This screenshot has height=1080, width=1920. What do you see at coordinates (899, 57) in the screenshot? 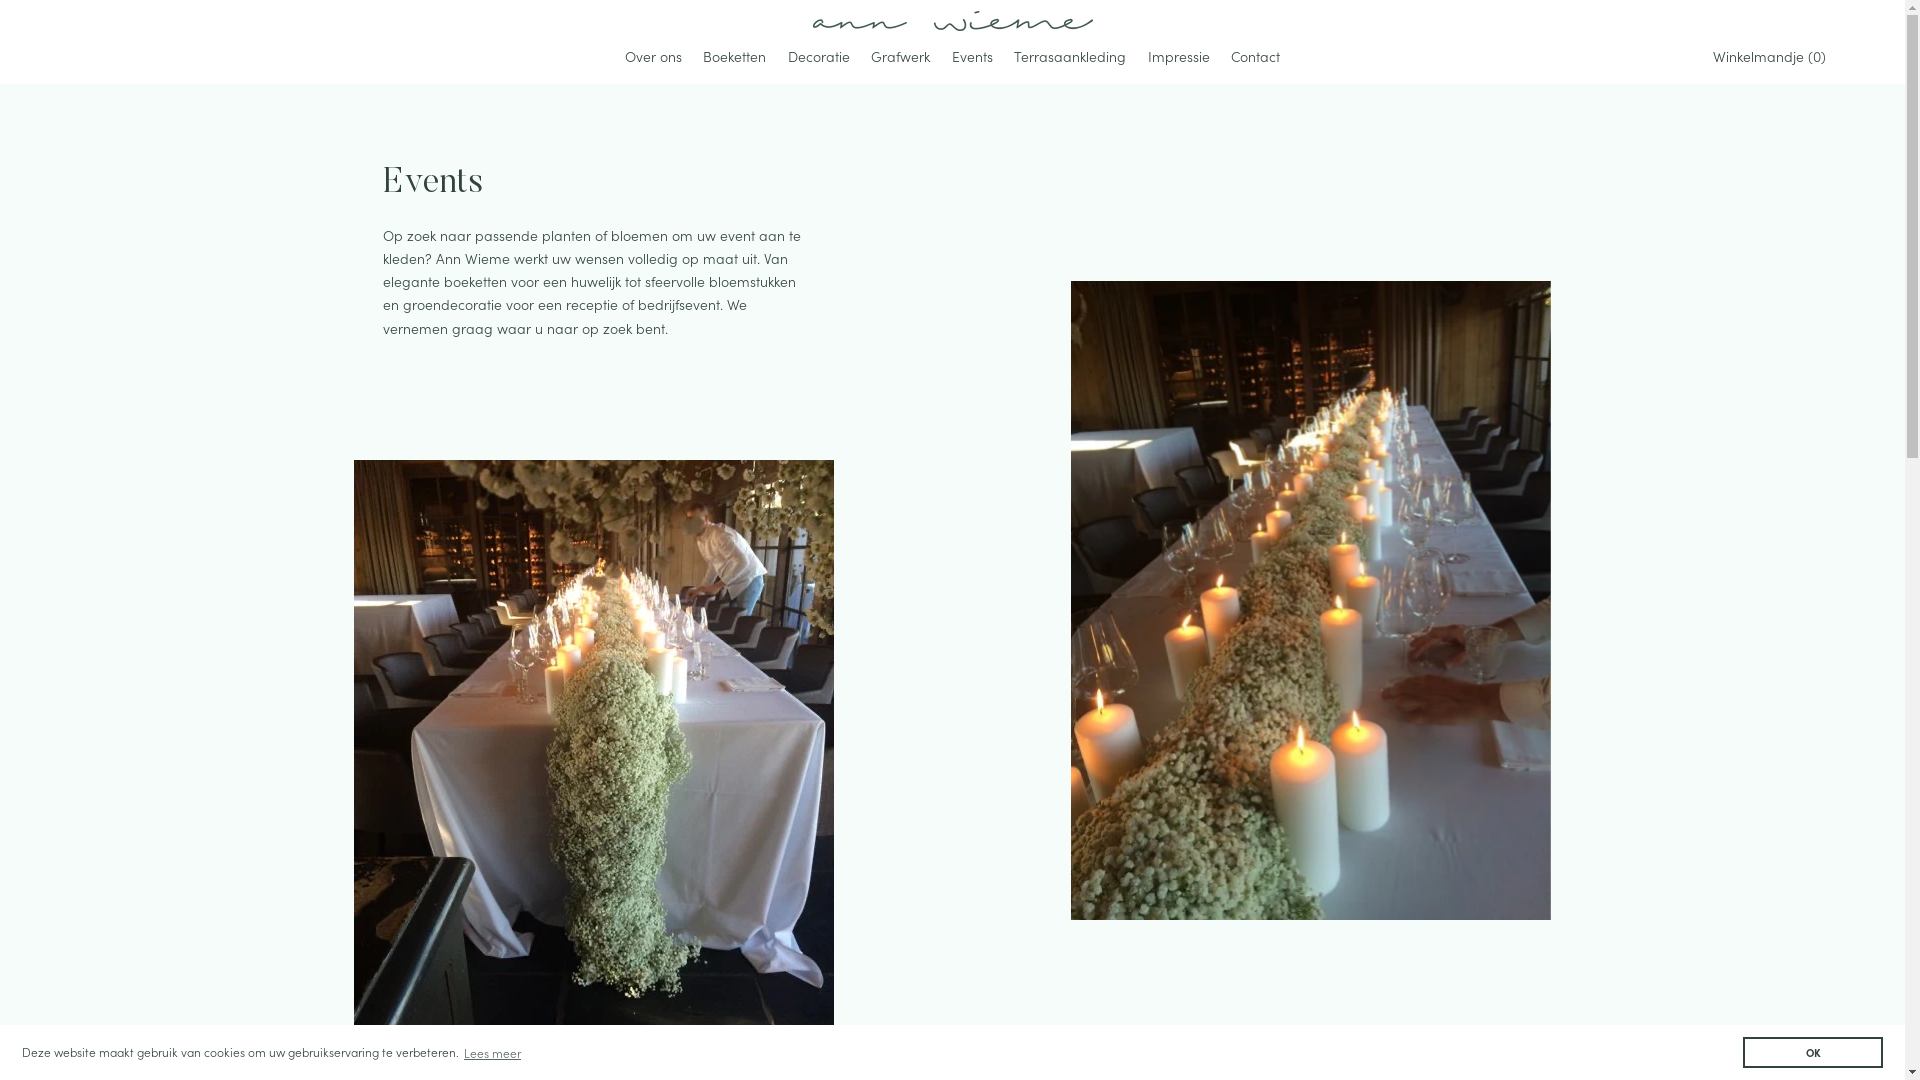
I see `'Grafwerk'` at bounding box center [899, 57].